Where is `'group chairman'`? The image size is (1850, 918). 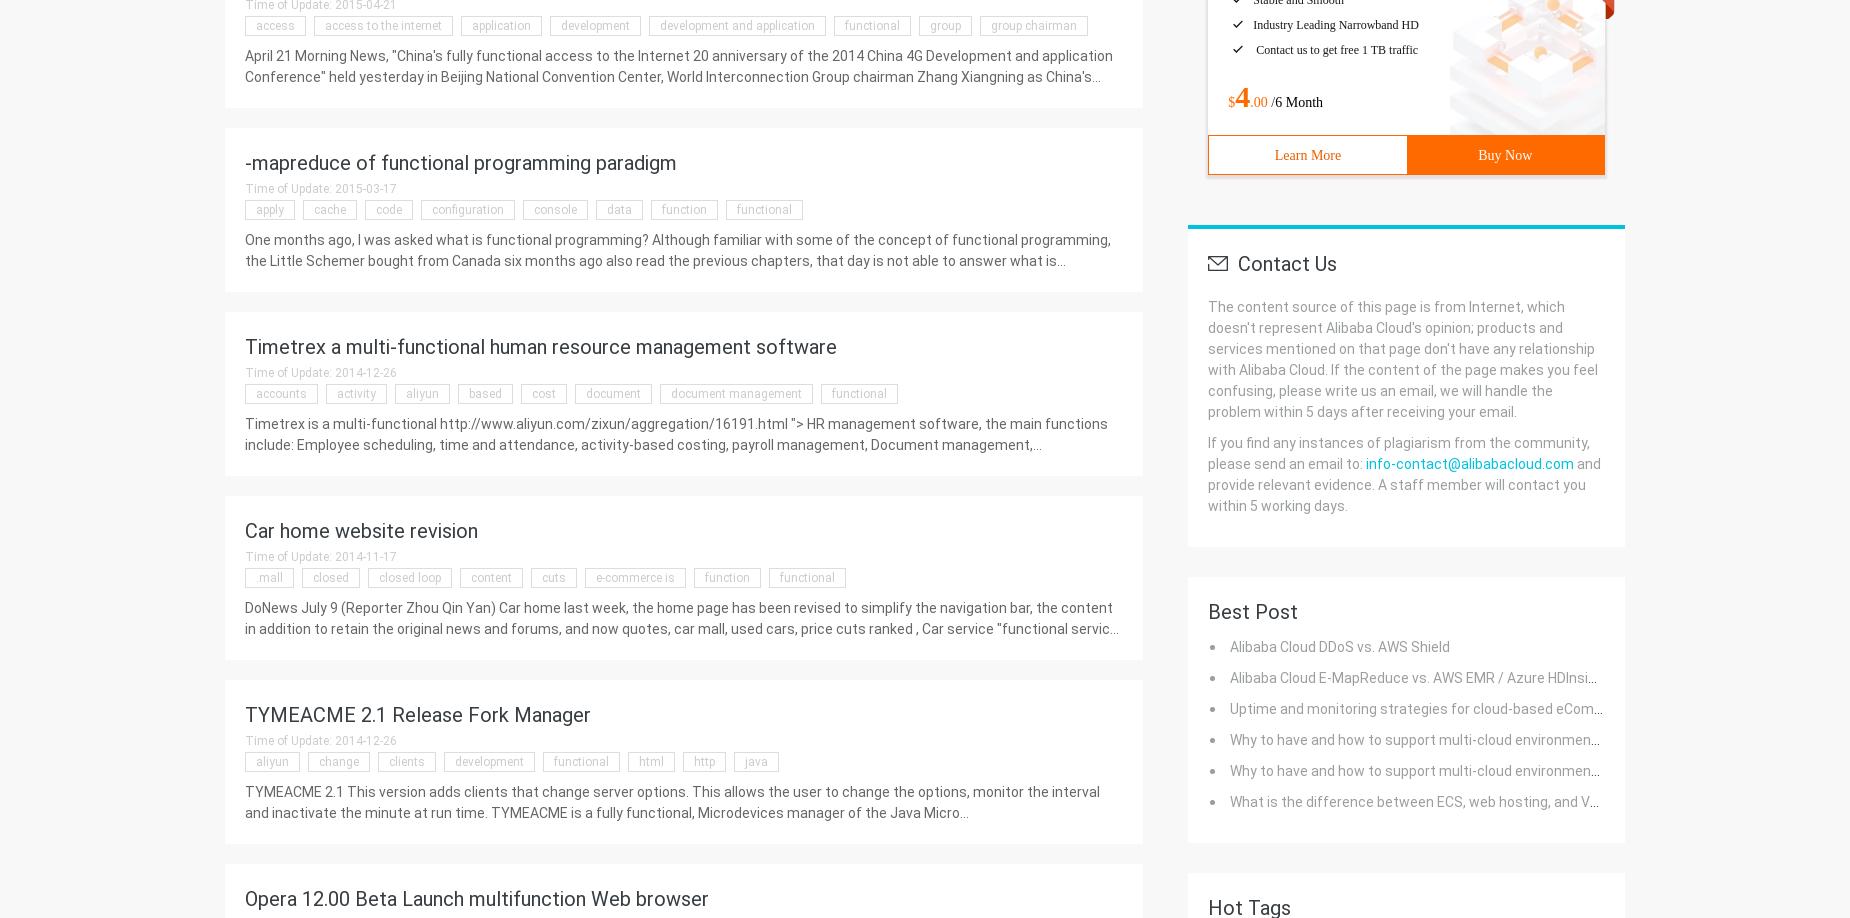
'group chairman' is located at coordinates (1032, 25).